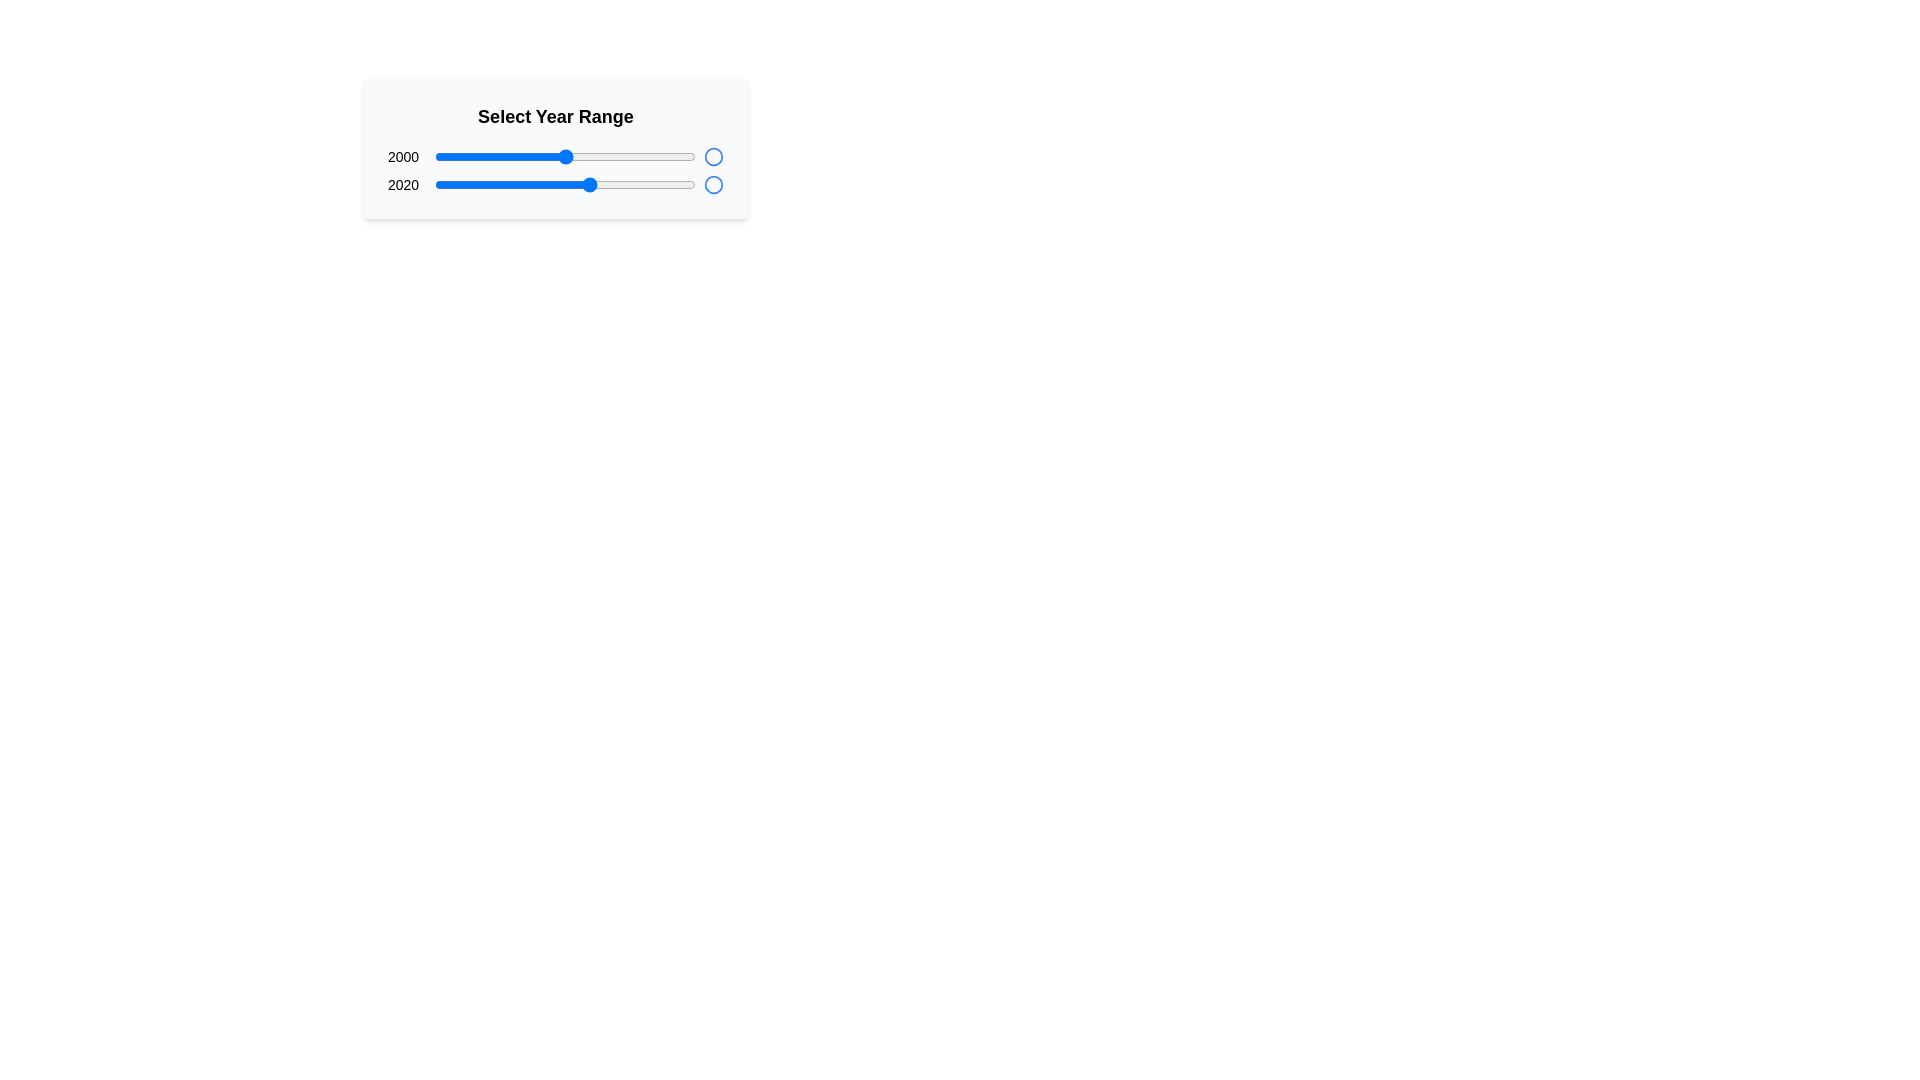 The width and height of the screenshot is (1920, 1080). What do you see at coordinates (466, 185) in the screenshot?
I see `the year value` at bounding box center [466, 185].